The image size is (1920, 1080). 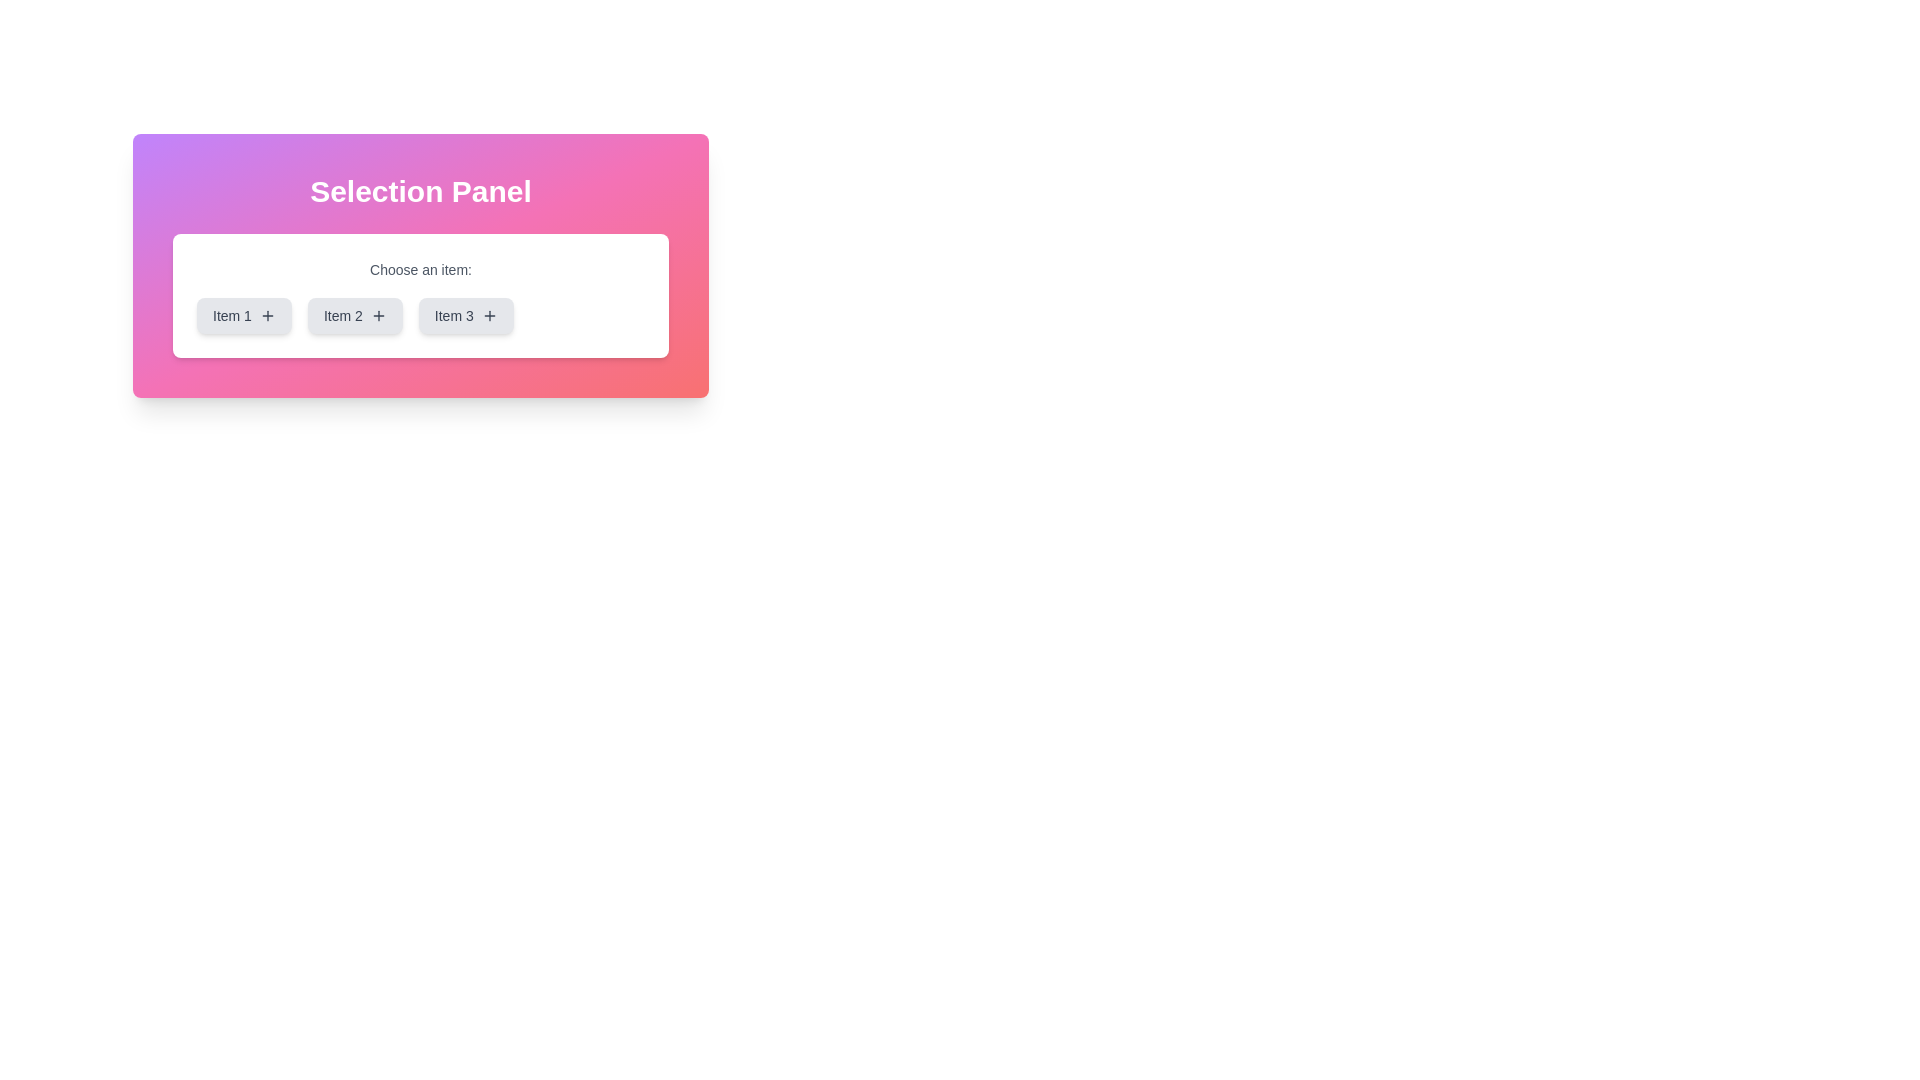 I want to click on the second button in the options panel that triggers an action related to 'Item 2', so click(x=355, y=315).